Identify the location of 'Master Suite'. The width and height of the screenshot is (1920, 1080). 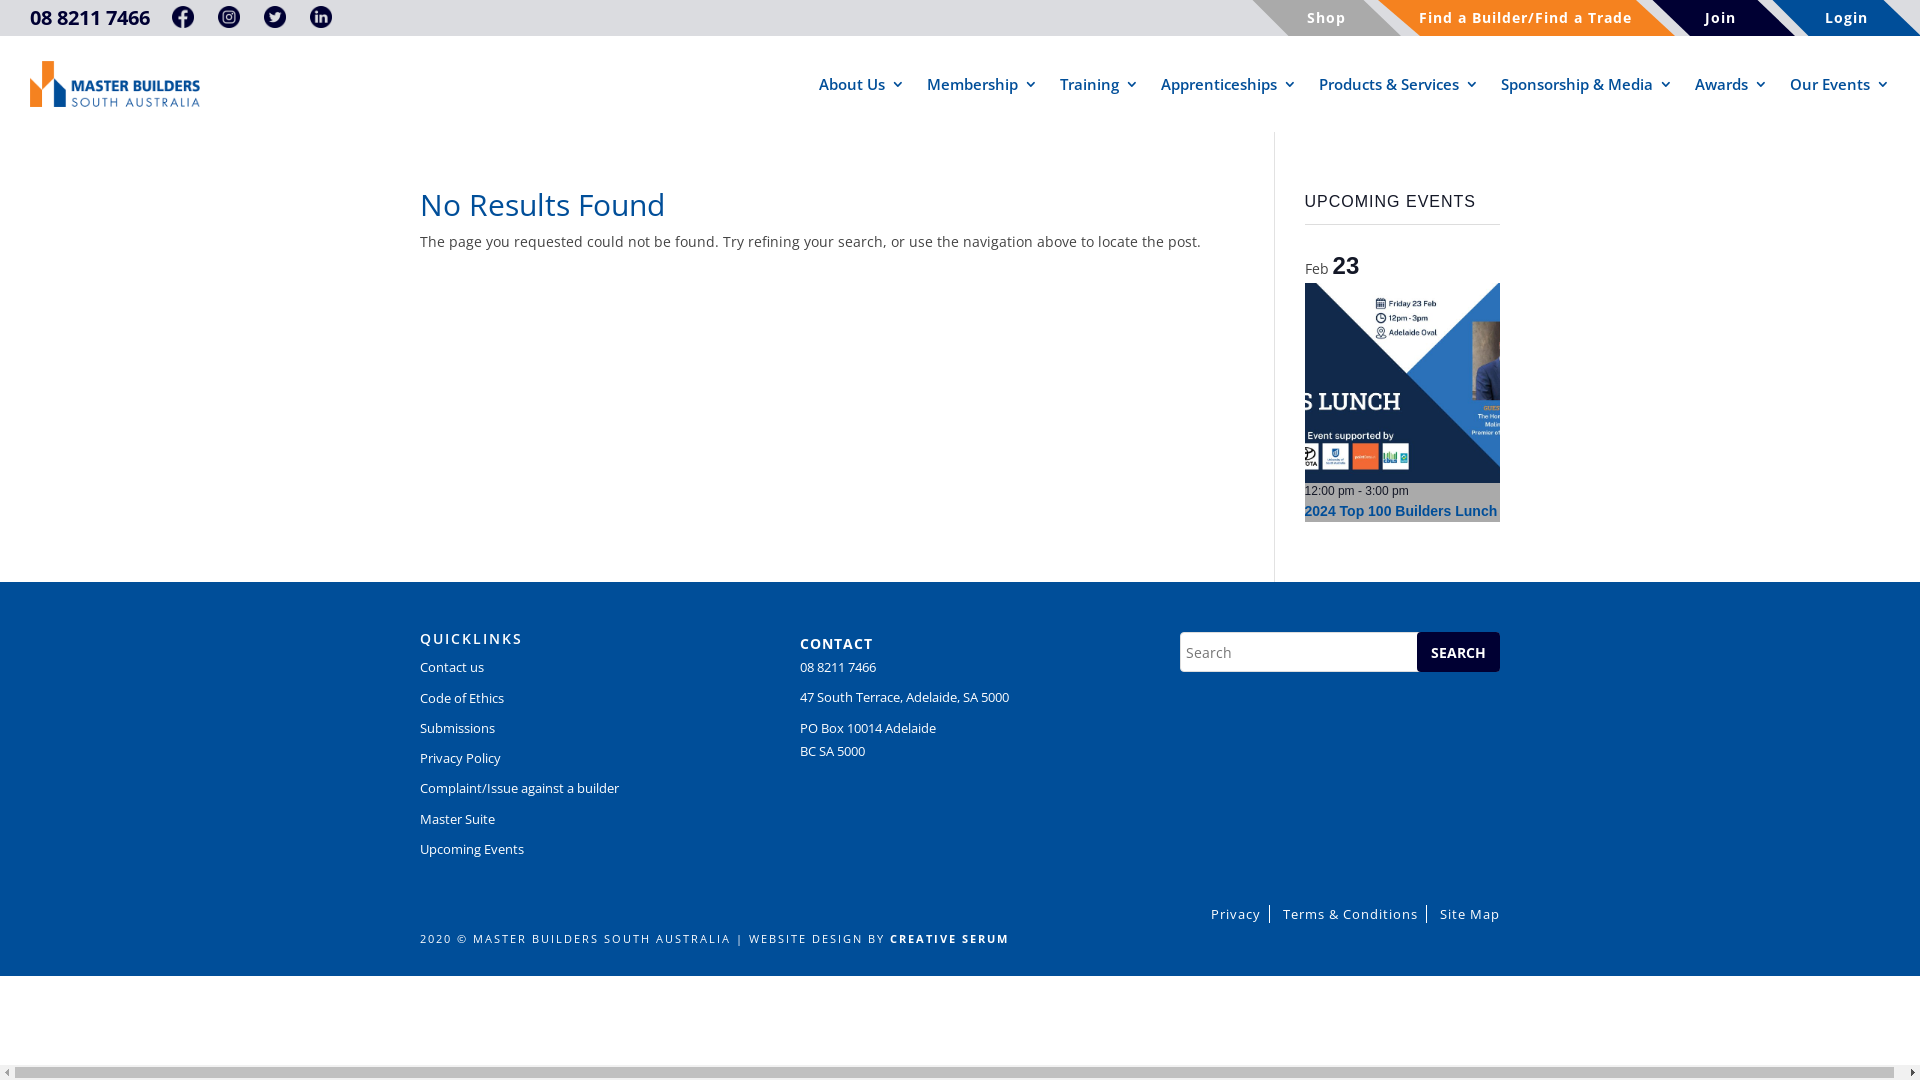
(456, 818).